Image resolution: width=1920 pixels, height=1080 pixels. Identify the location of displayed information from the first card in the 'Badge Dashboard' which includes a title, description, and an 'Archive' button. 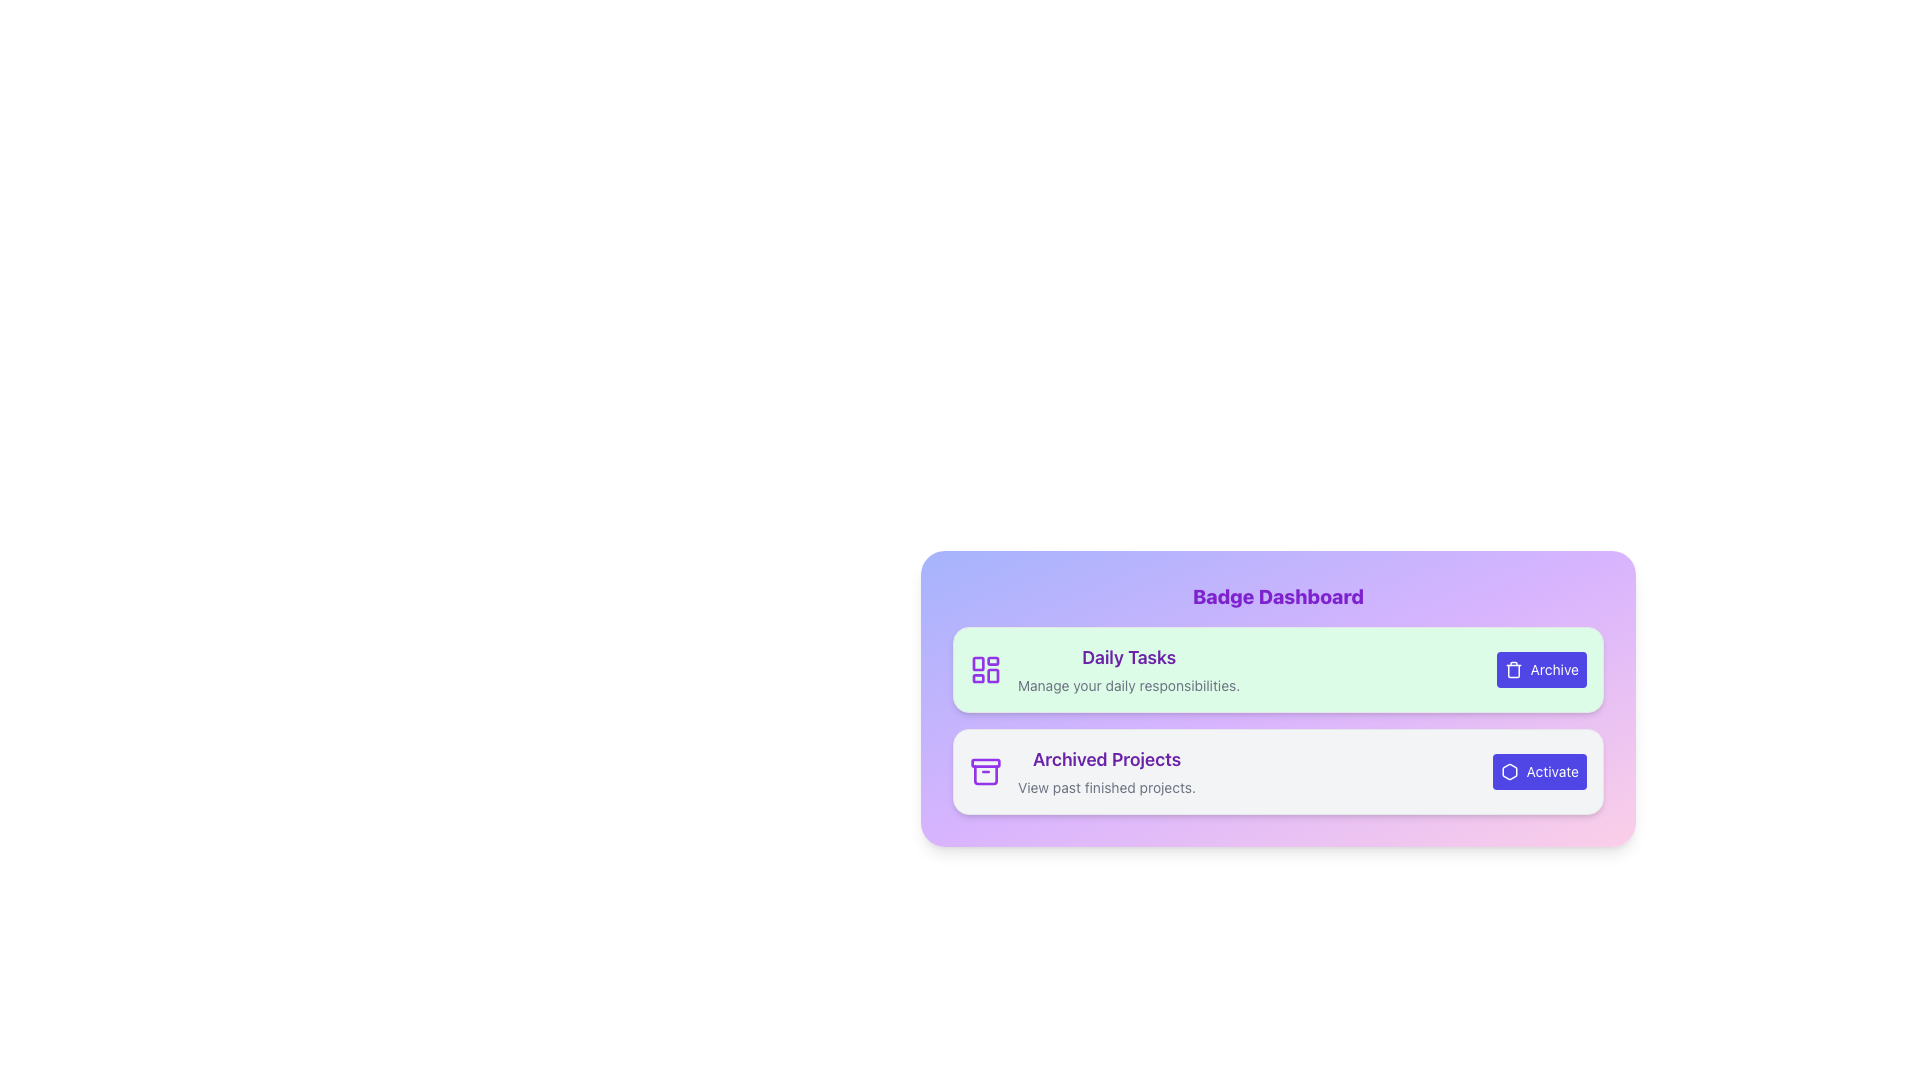
(1277, 670).